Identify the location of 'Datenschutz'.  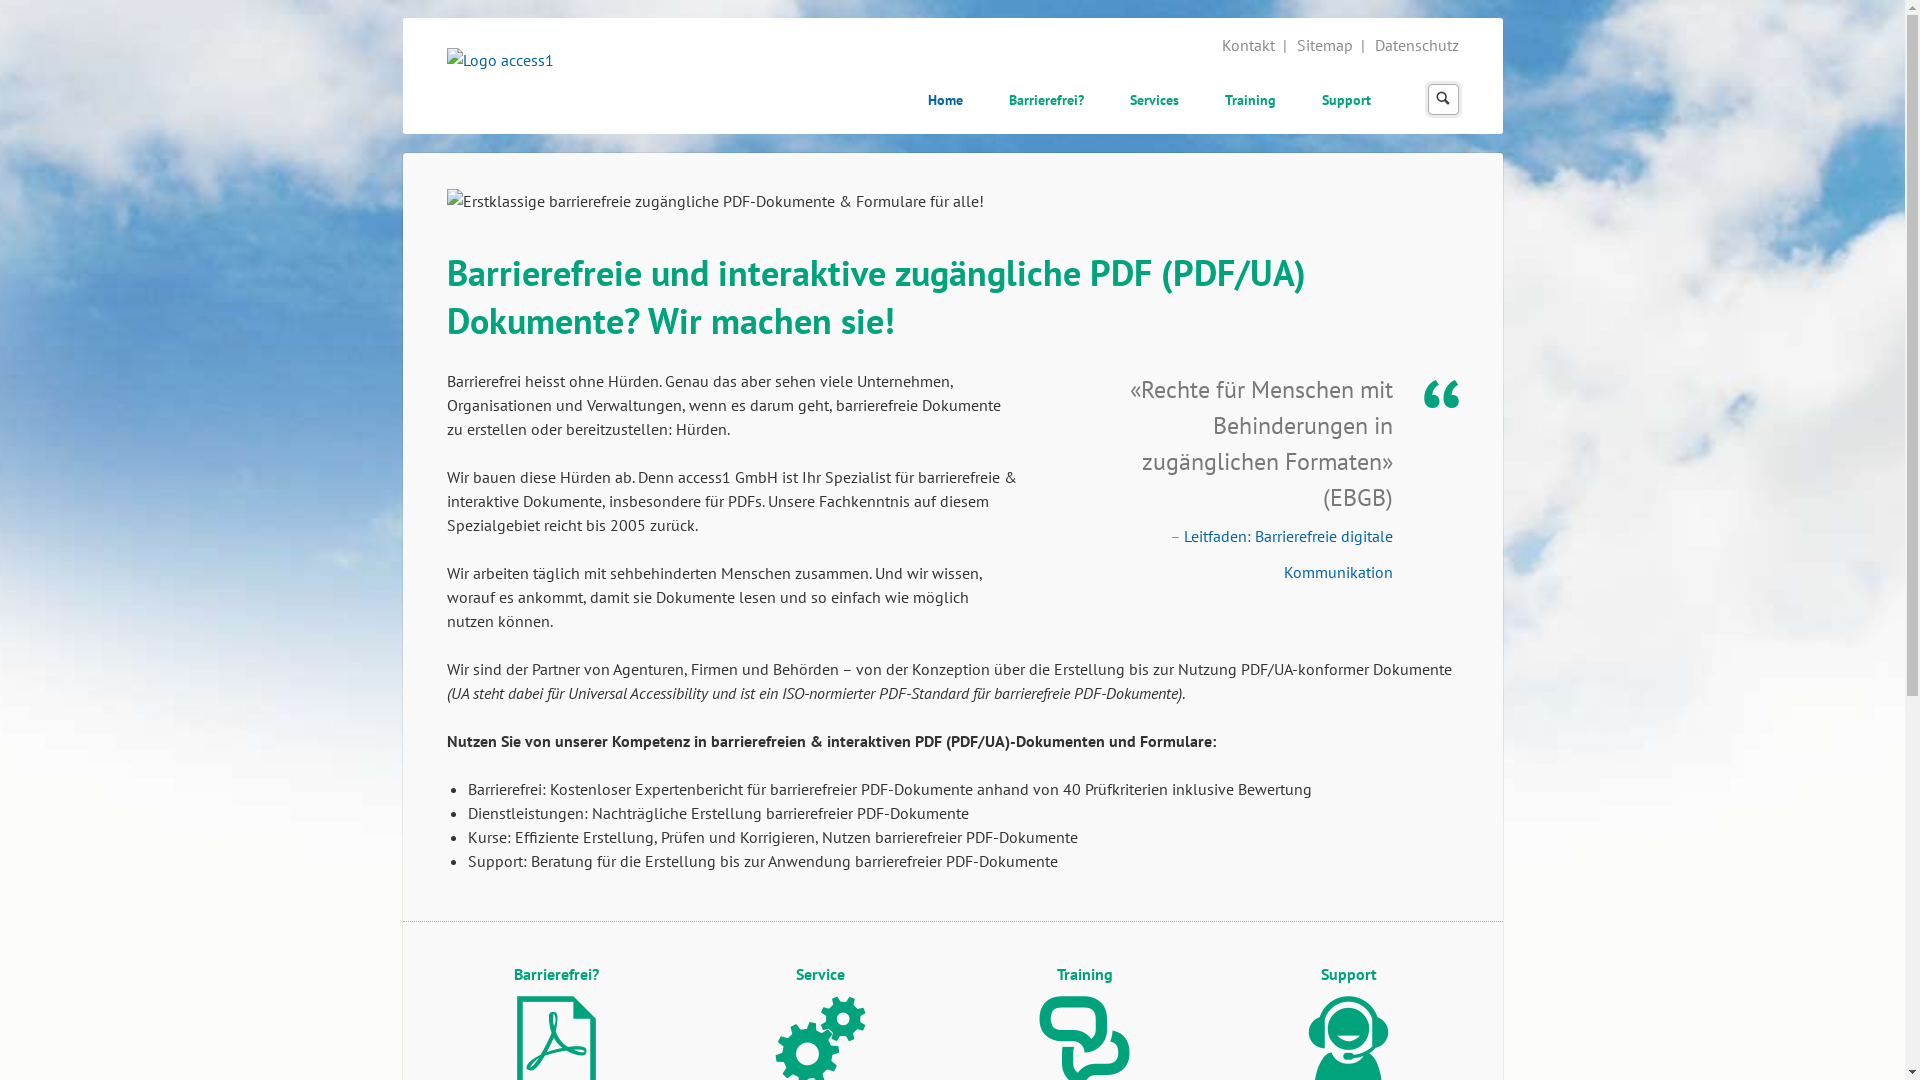
(1415, 45).